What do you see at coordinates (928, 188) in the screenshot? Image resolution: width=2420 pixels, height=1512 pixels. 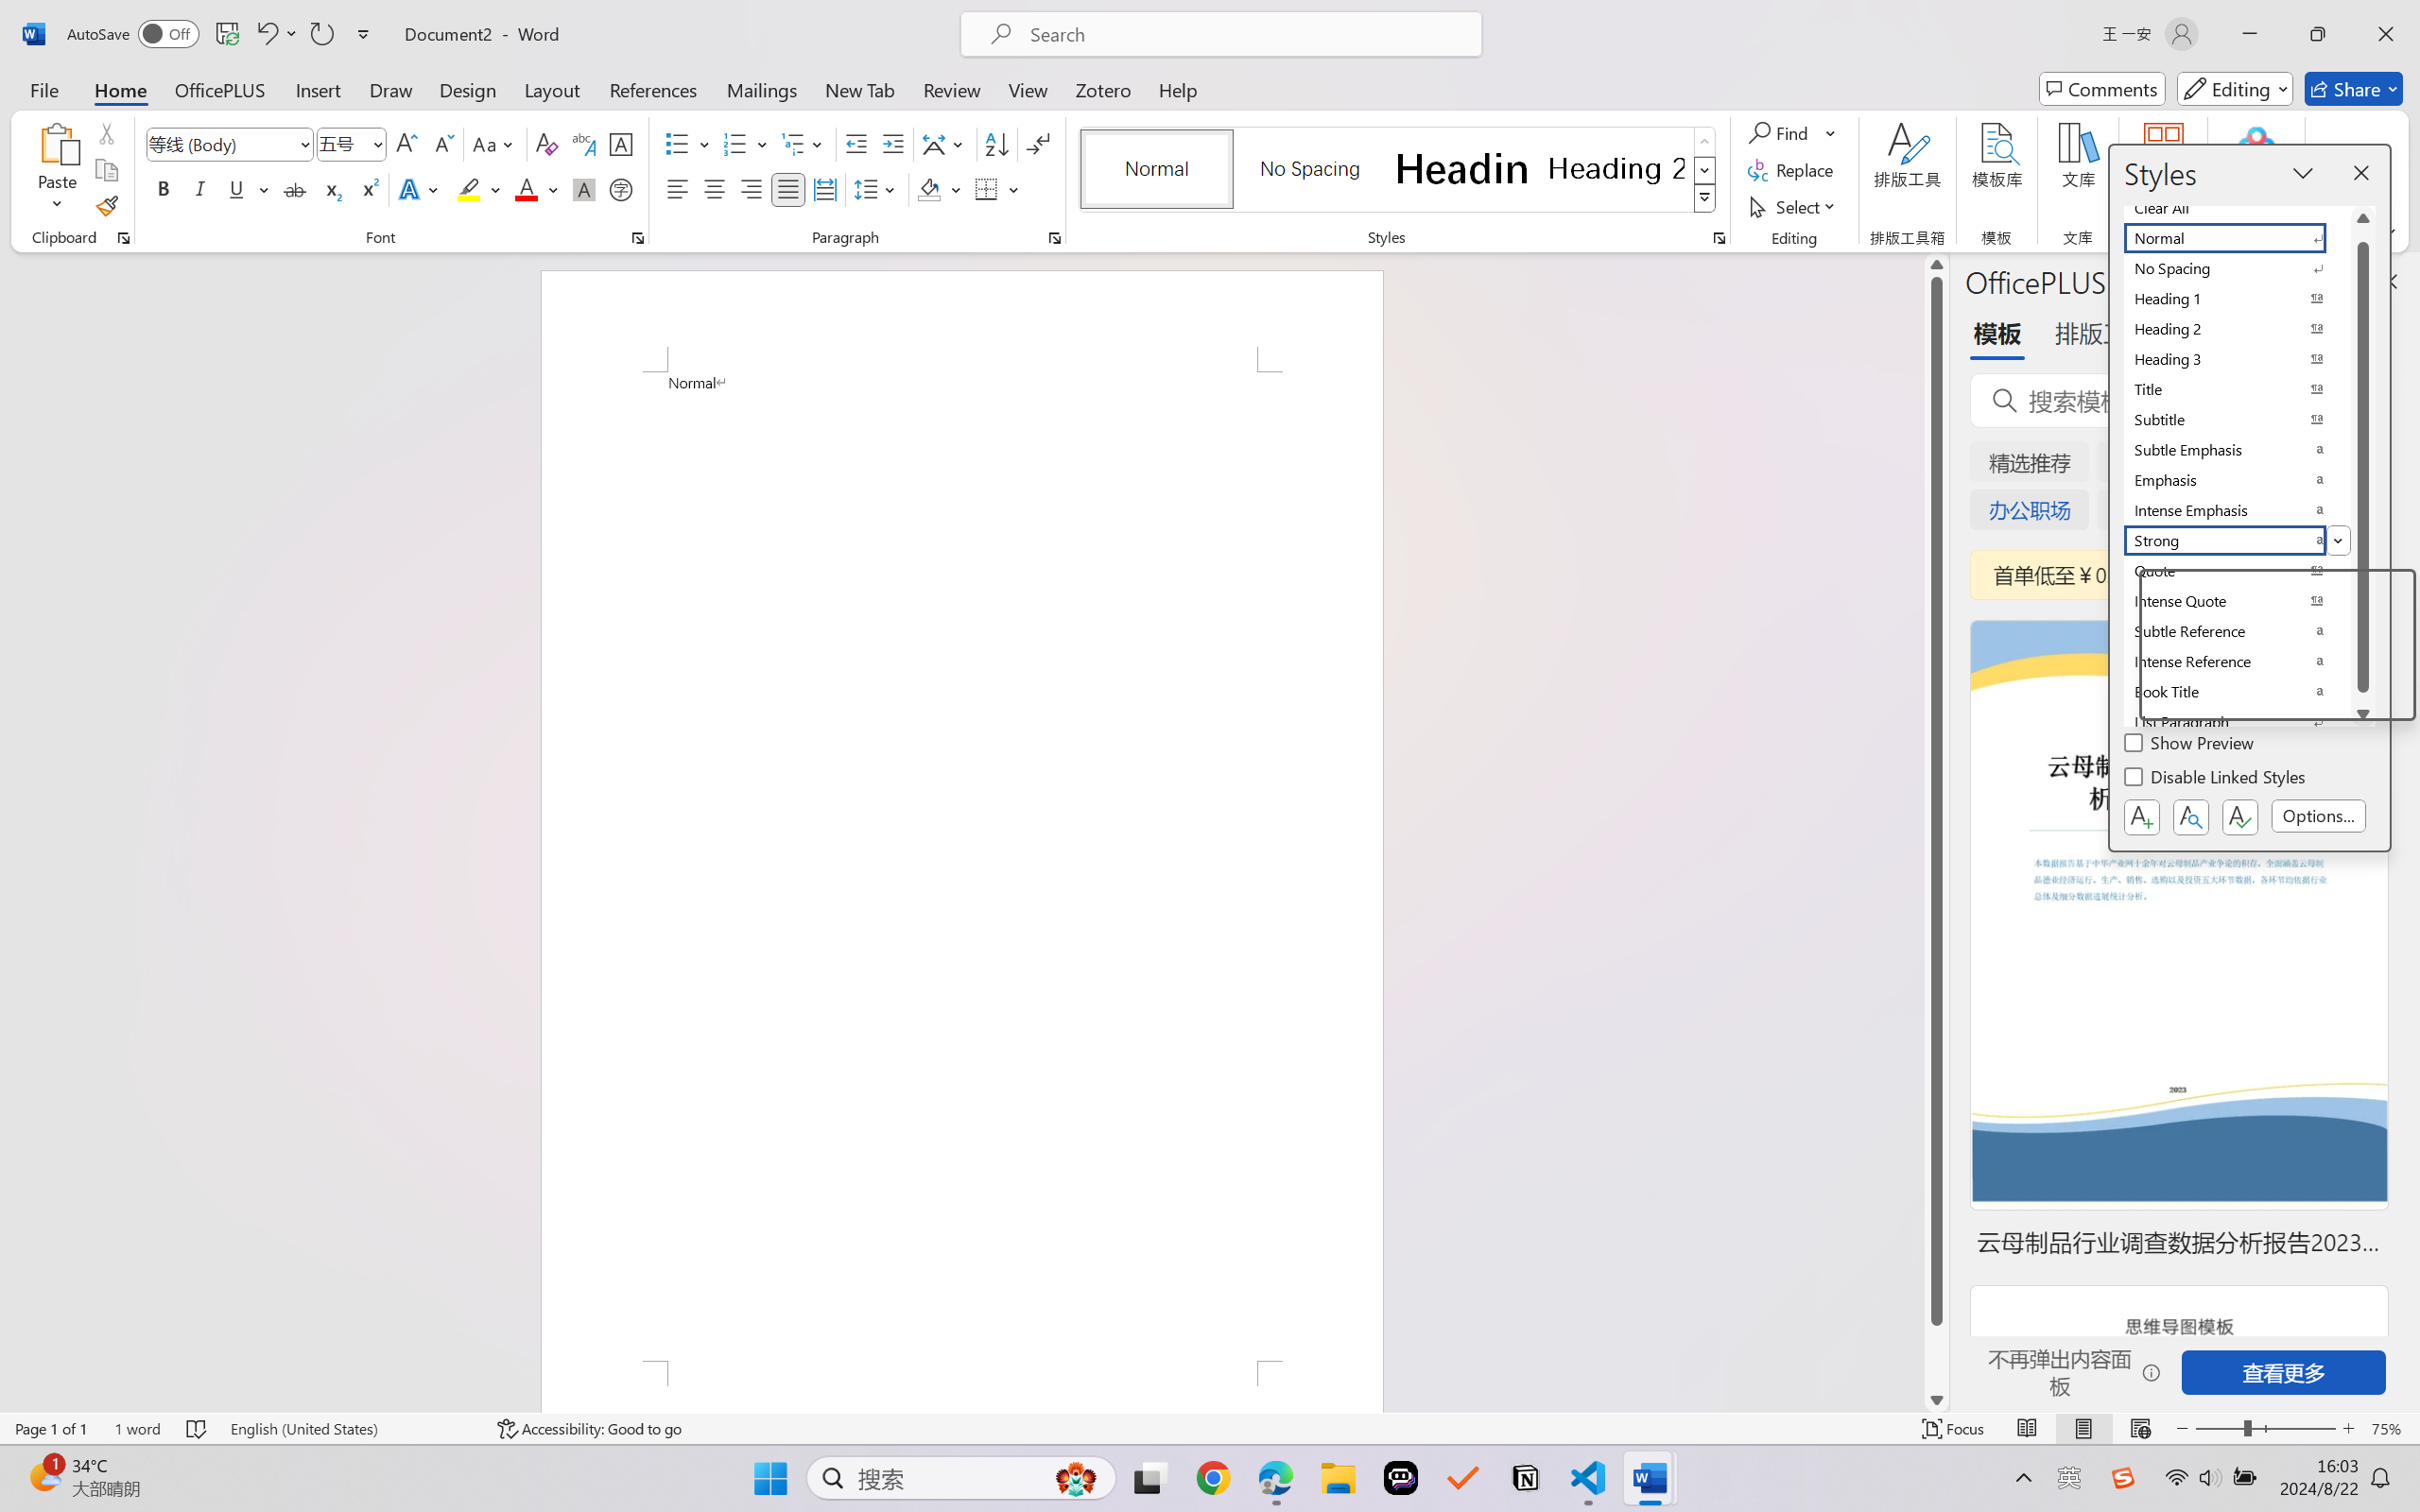 I see `'Shading RGB(0, 0, 0)'` at bounding box center [928, 188].